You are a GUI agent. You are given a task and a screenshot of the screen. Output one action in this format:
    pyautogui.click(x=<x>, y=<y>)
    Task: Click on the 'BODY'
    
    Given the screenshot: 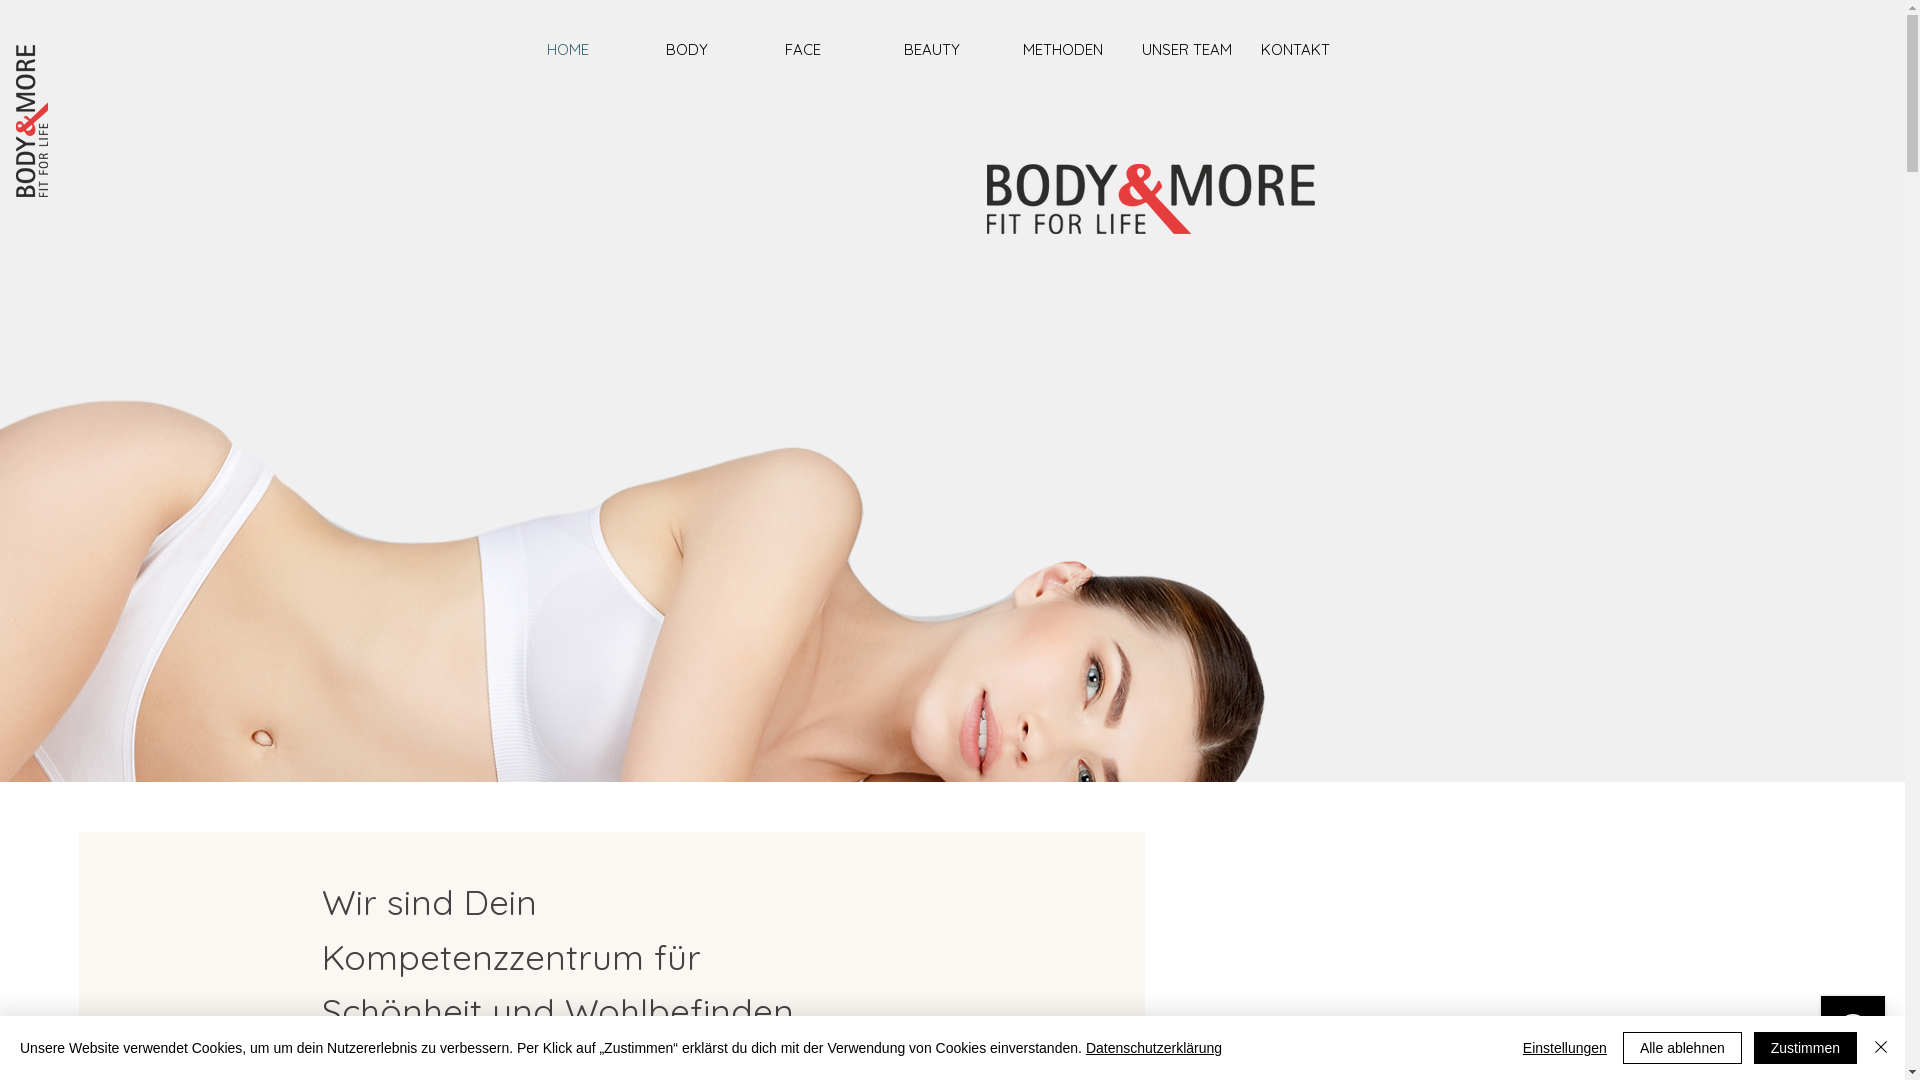 What is the action you would take?
    pyautogui.click(x=715, y=49)
    